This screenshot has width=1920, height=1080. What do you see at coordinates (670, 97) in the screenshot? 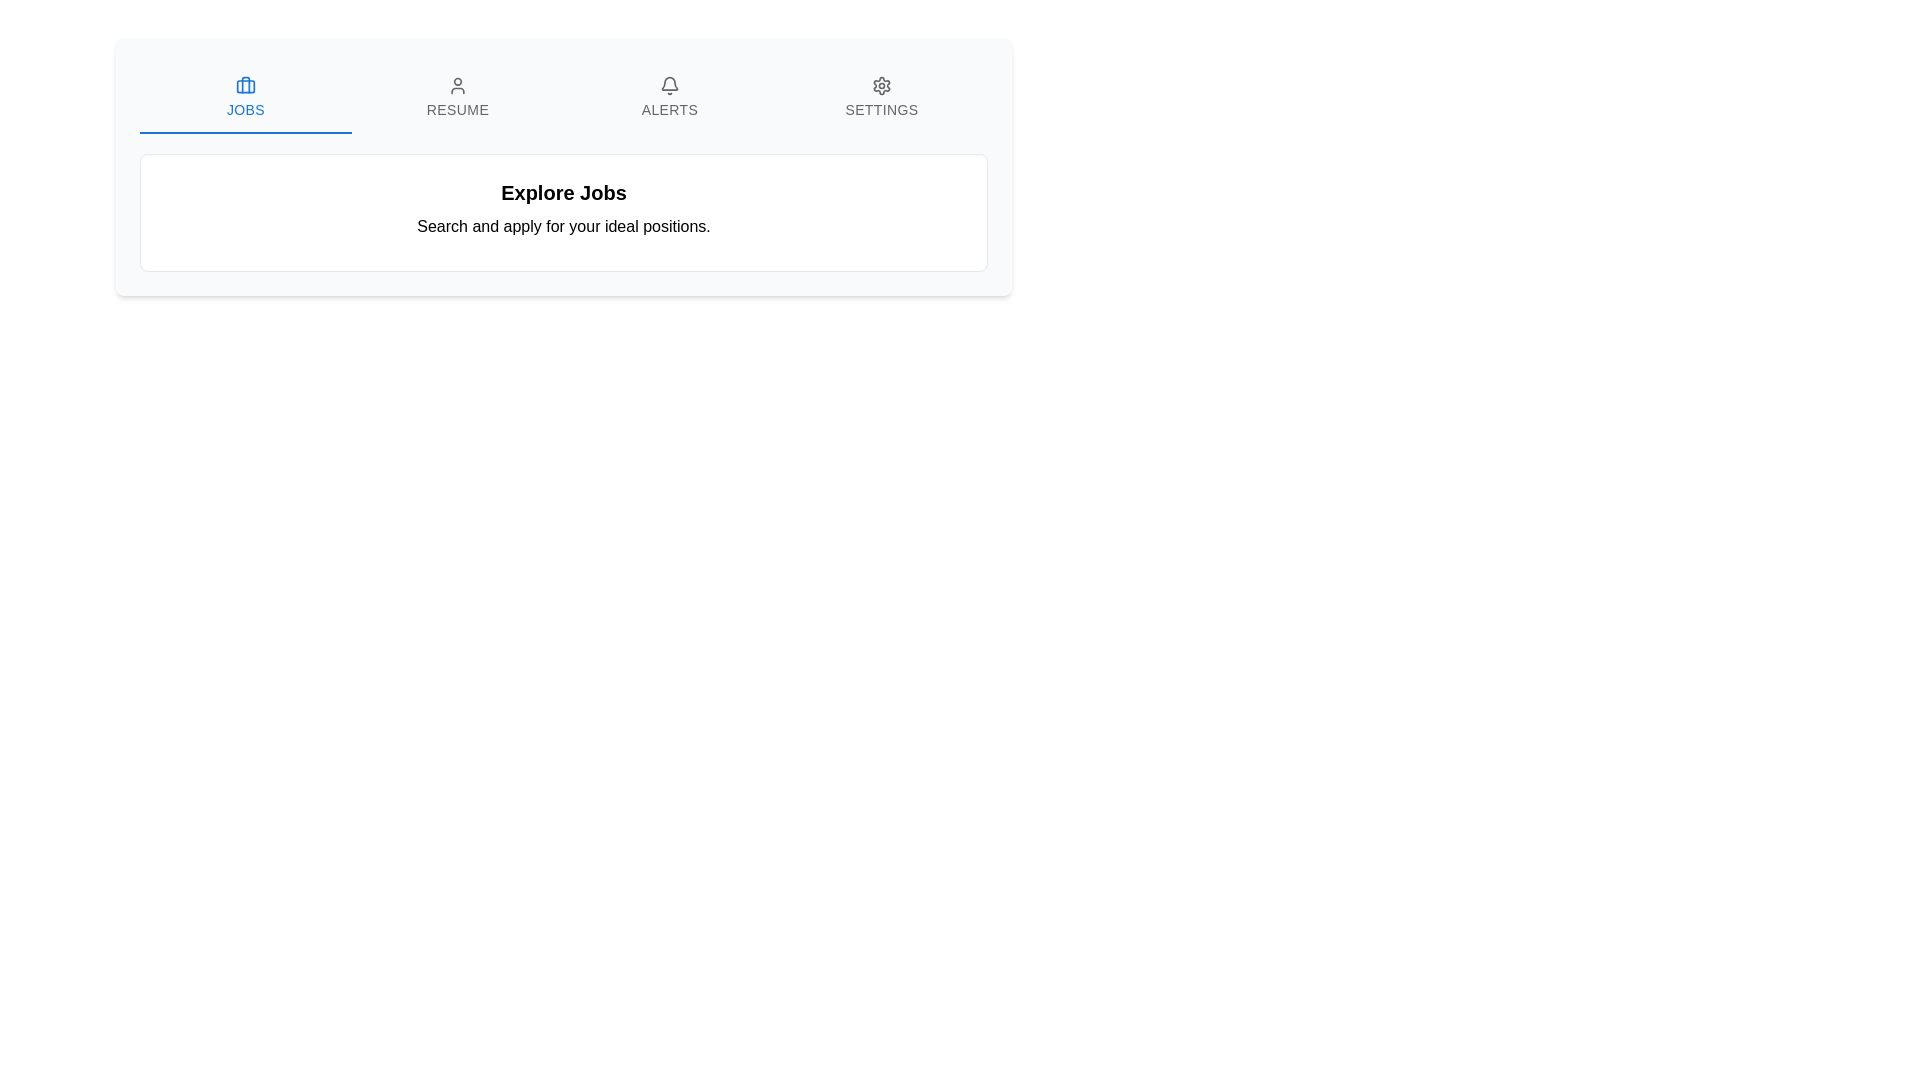
I see `the 'Alerts' button located in the navigation bar, which is the third tab between 'Resume' and 'Settings'` at bounding box center [670, 97].